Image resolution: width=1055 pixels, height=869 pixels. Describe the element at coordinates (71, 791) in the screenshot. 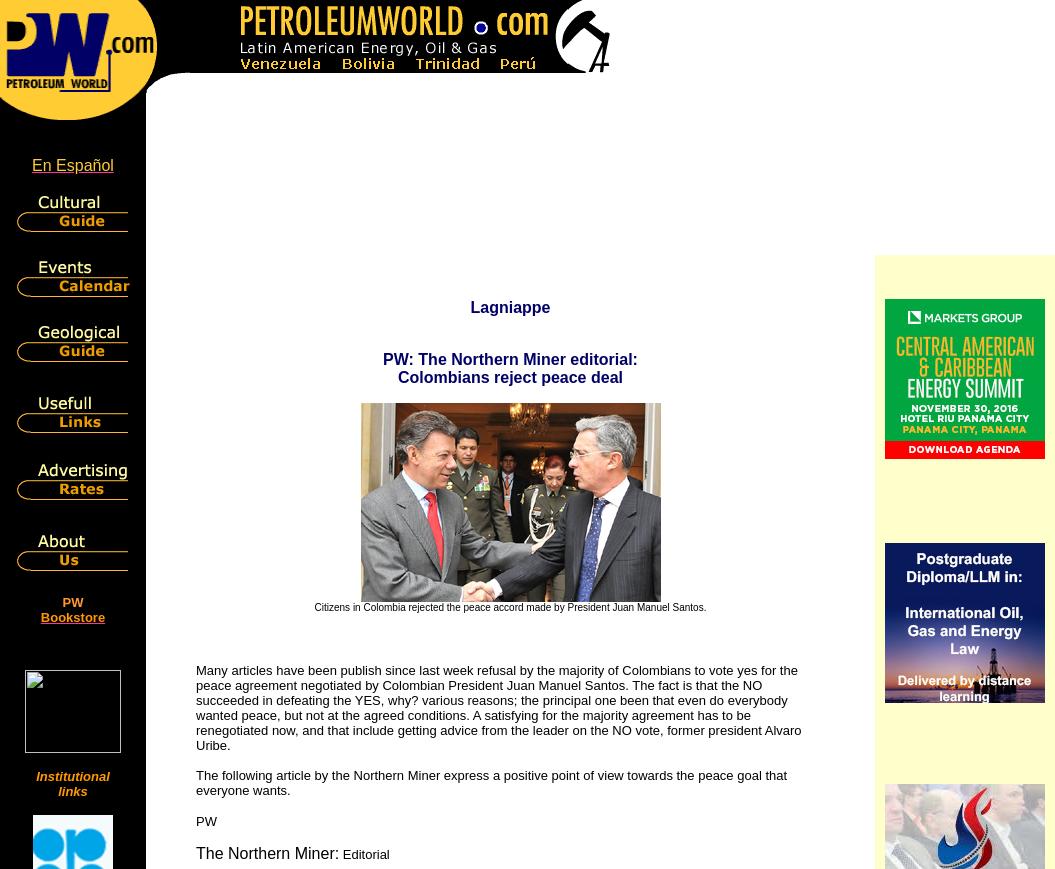

I see `'links'` at that location.